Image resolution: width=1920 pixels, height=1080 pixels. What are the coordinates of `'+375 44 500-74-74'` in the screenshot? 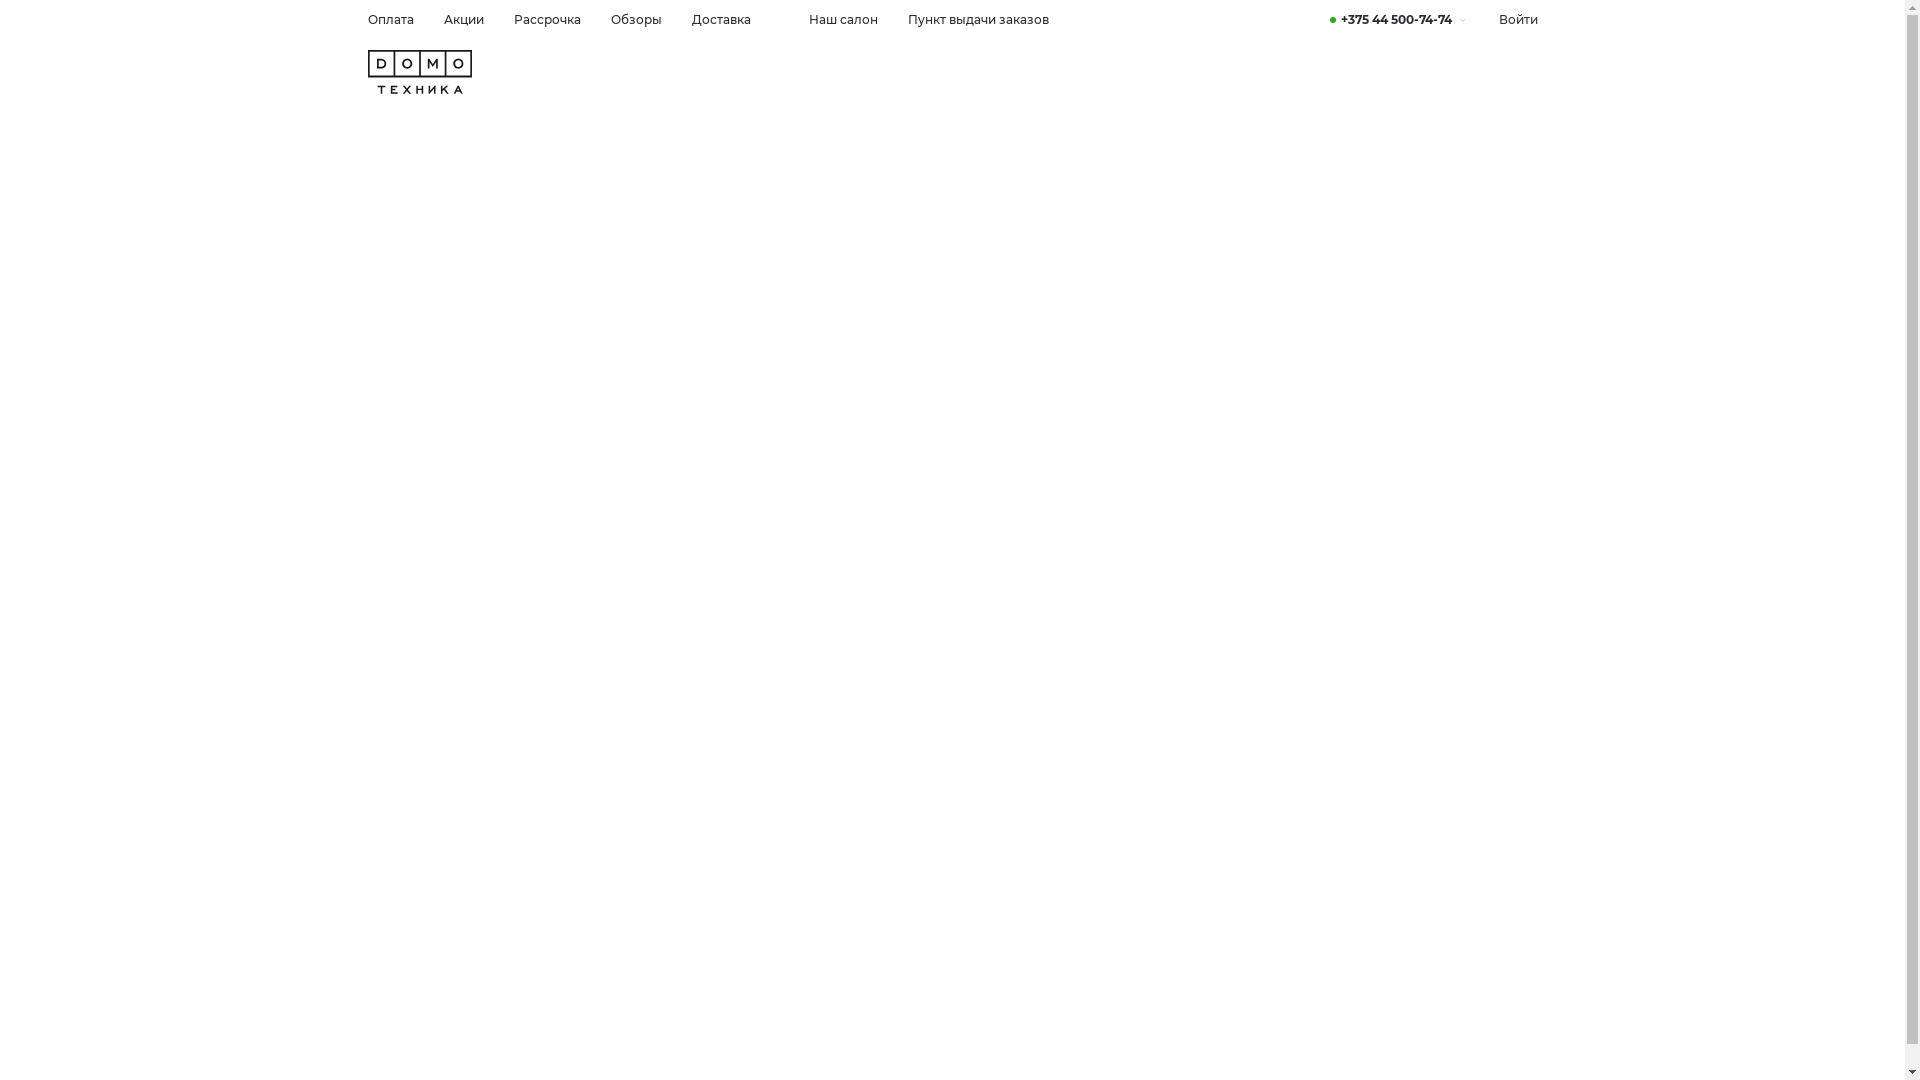 It's located at (1398, 19).